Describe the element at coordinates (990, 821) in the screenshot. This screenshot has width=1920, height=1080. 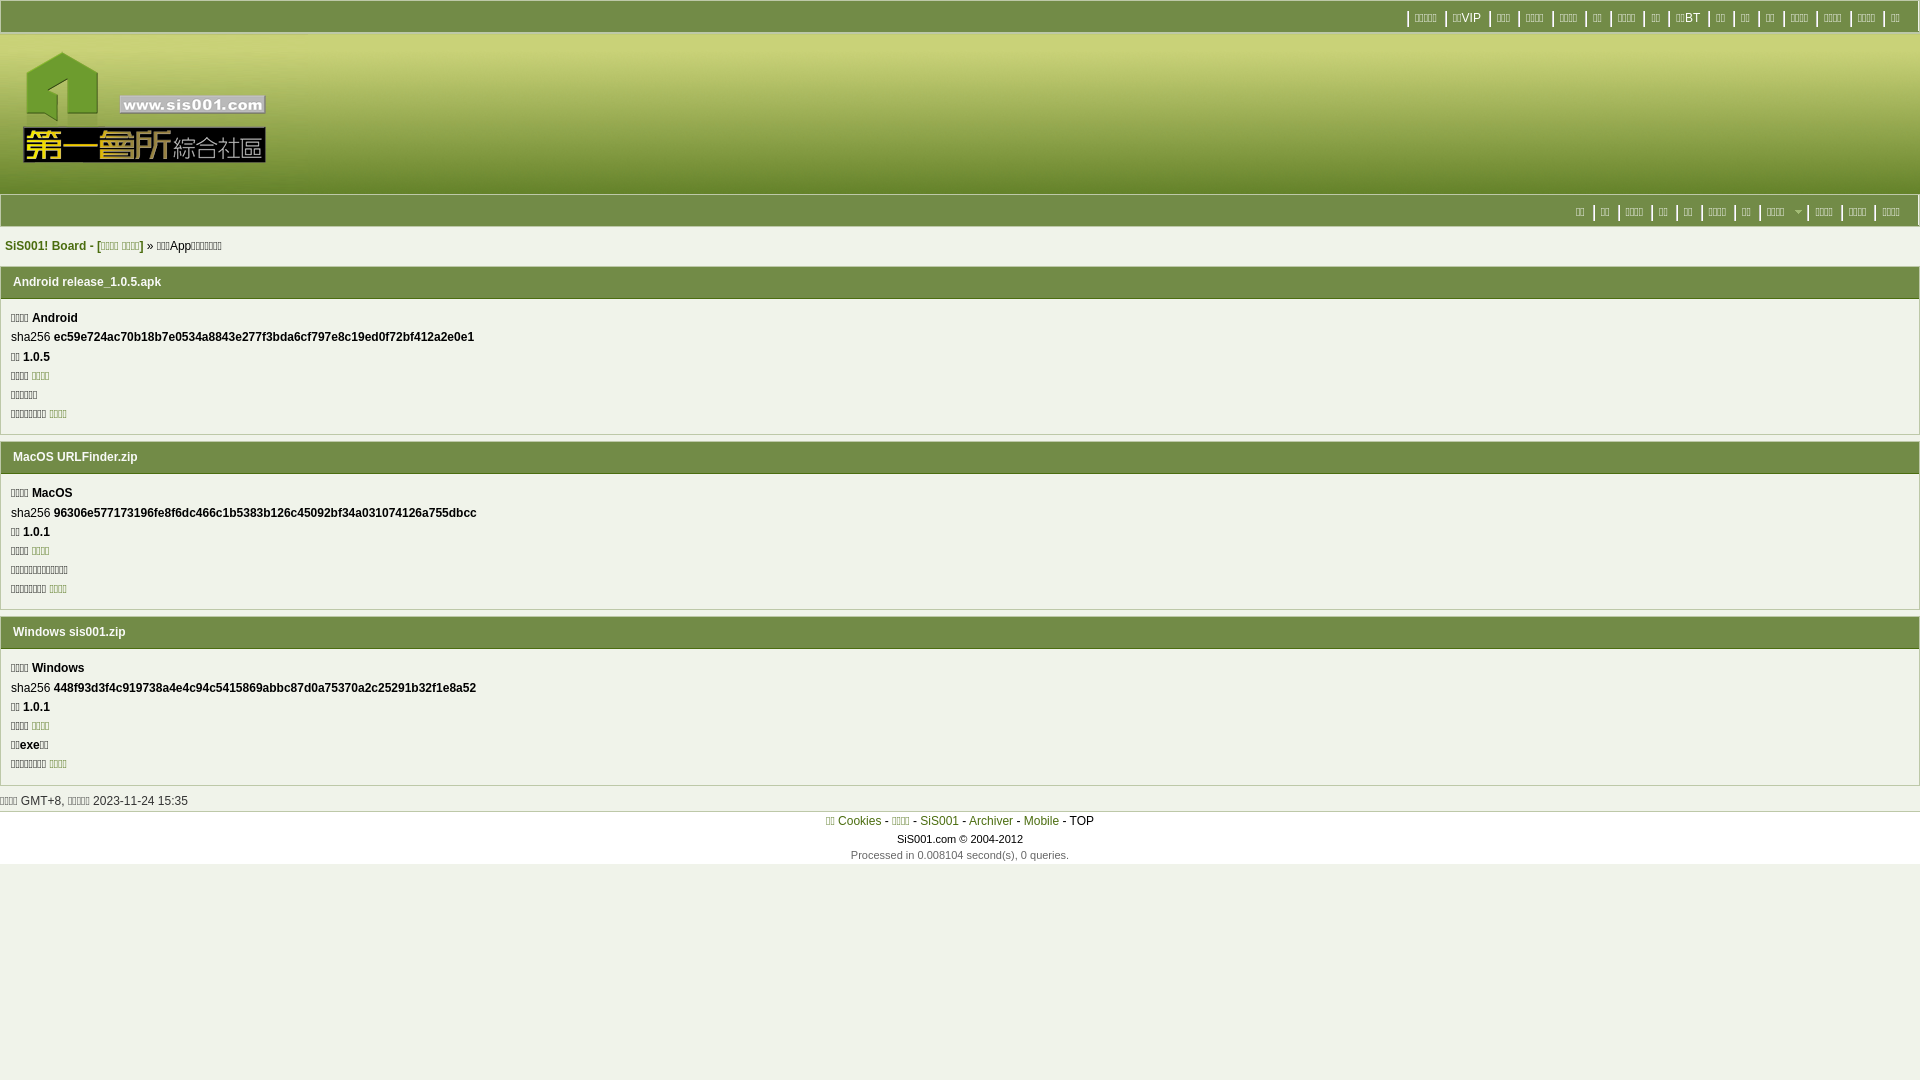
I see `'Archiver'` at that location.